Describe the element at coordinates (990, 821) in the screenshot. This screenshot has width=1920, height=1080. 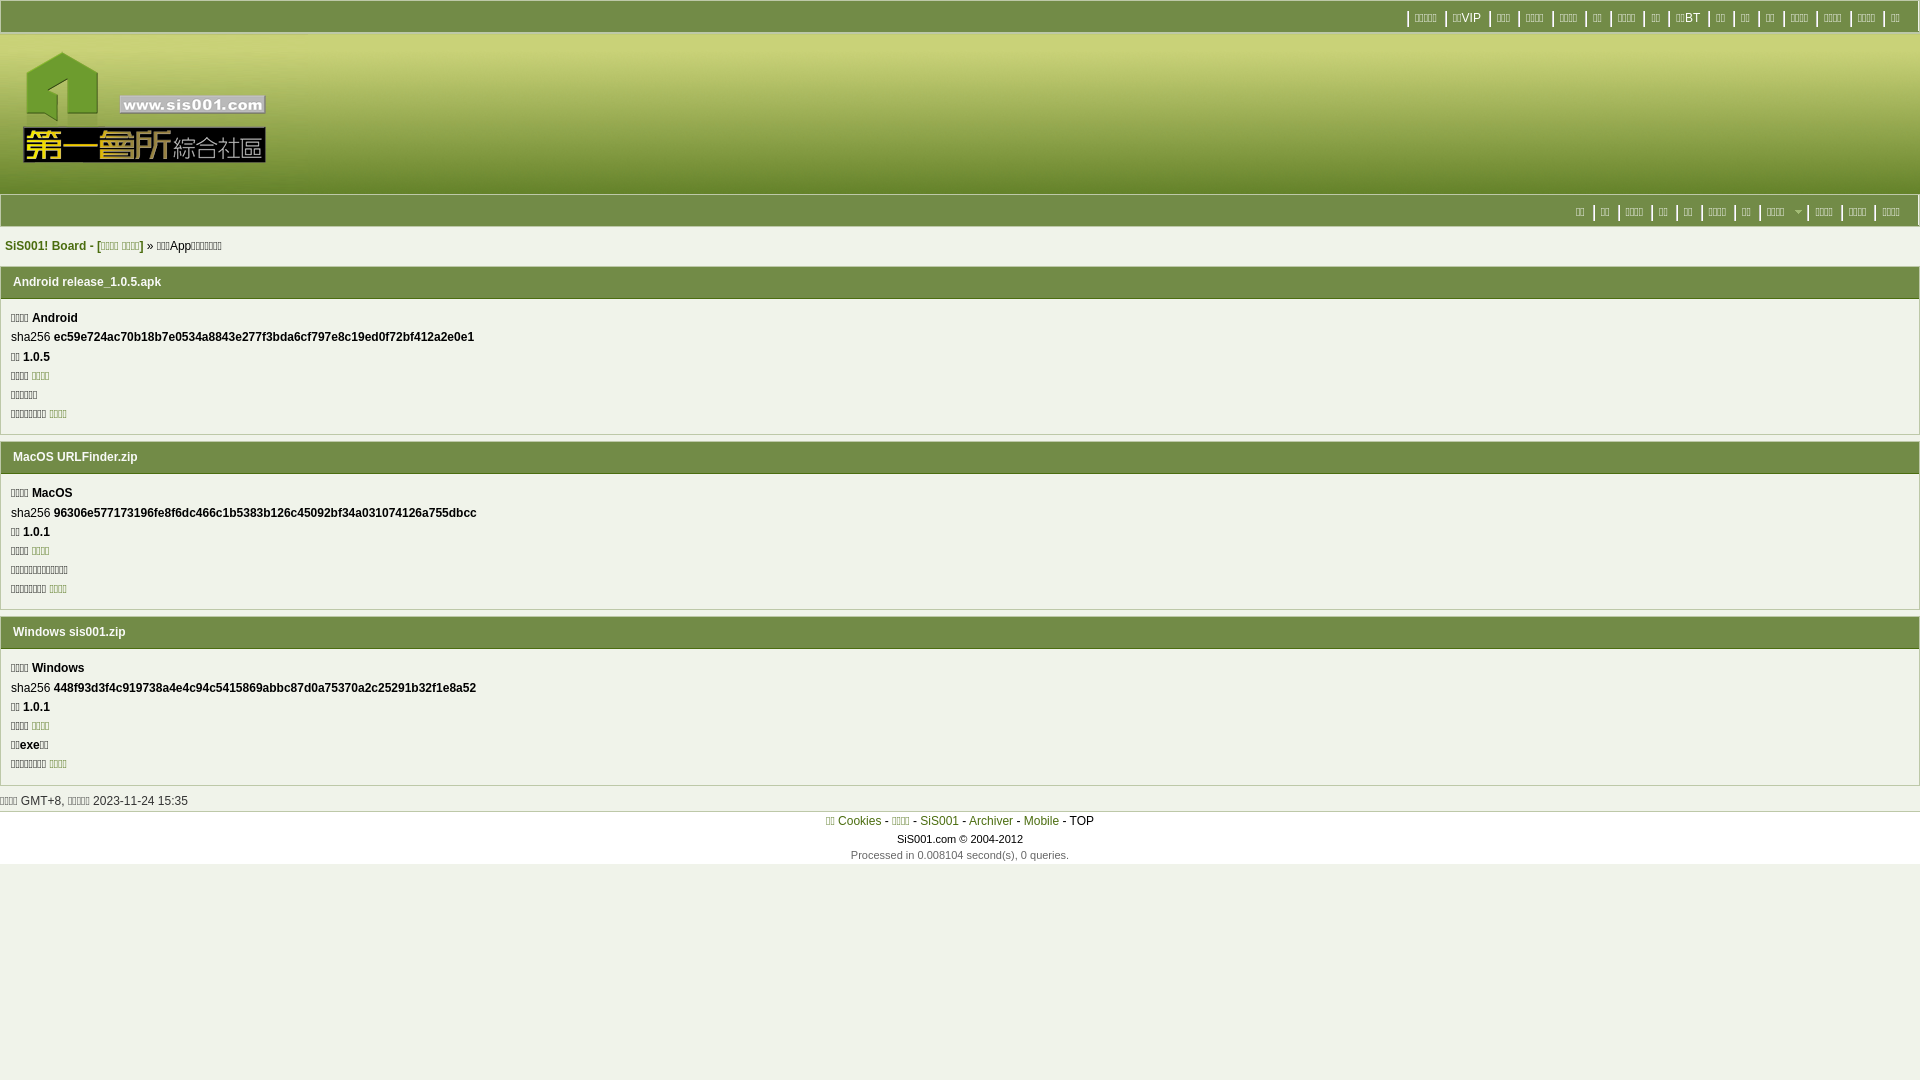
I see `'Archiver'` at that location.